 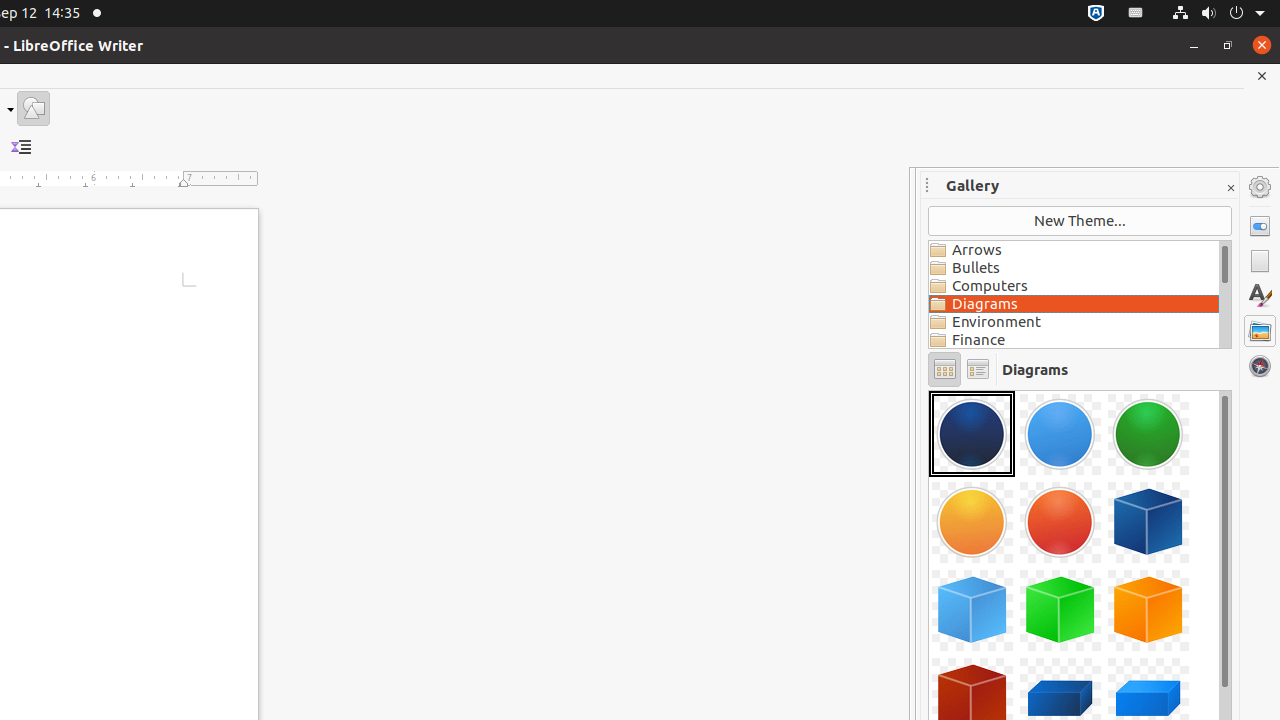 What do you see at coordinates (21, 146) in the screenshot?
I see `'Decrease'` at bounding box center [21, 146].